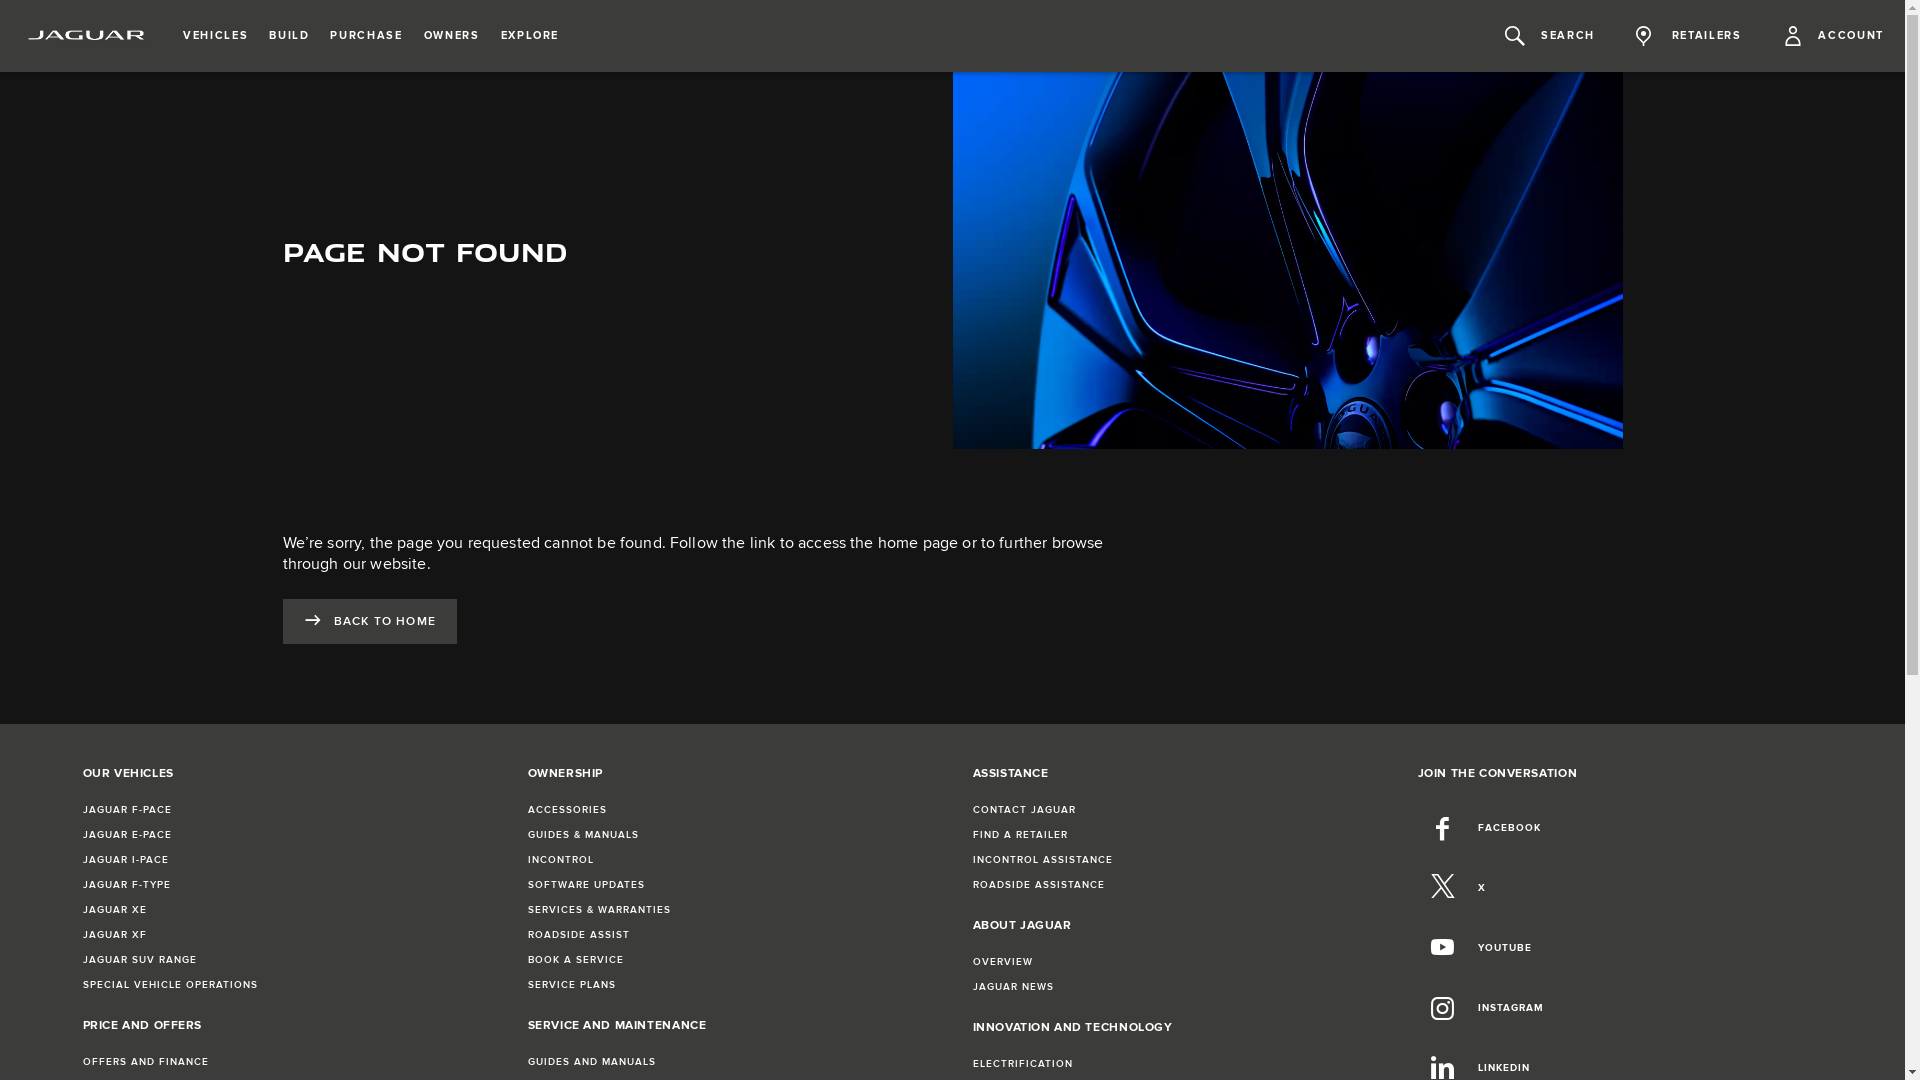 Image resolution: width=1920 pixels, height=1080 pixels. Describe the element at coordinates (575, 959) in the screenshot. I see `'BOOK A SERVICE'` at that location.